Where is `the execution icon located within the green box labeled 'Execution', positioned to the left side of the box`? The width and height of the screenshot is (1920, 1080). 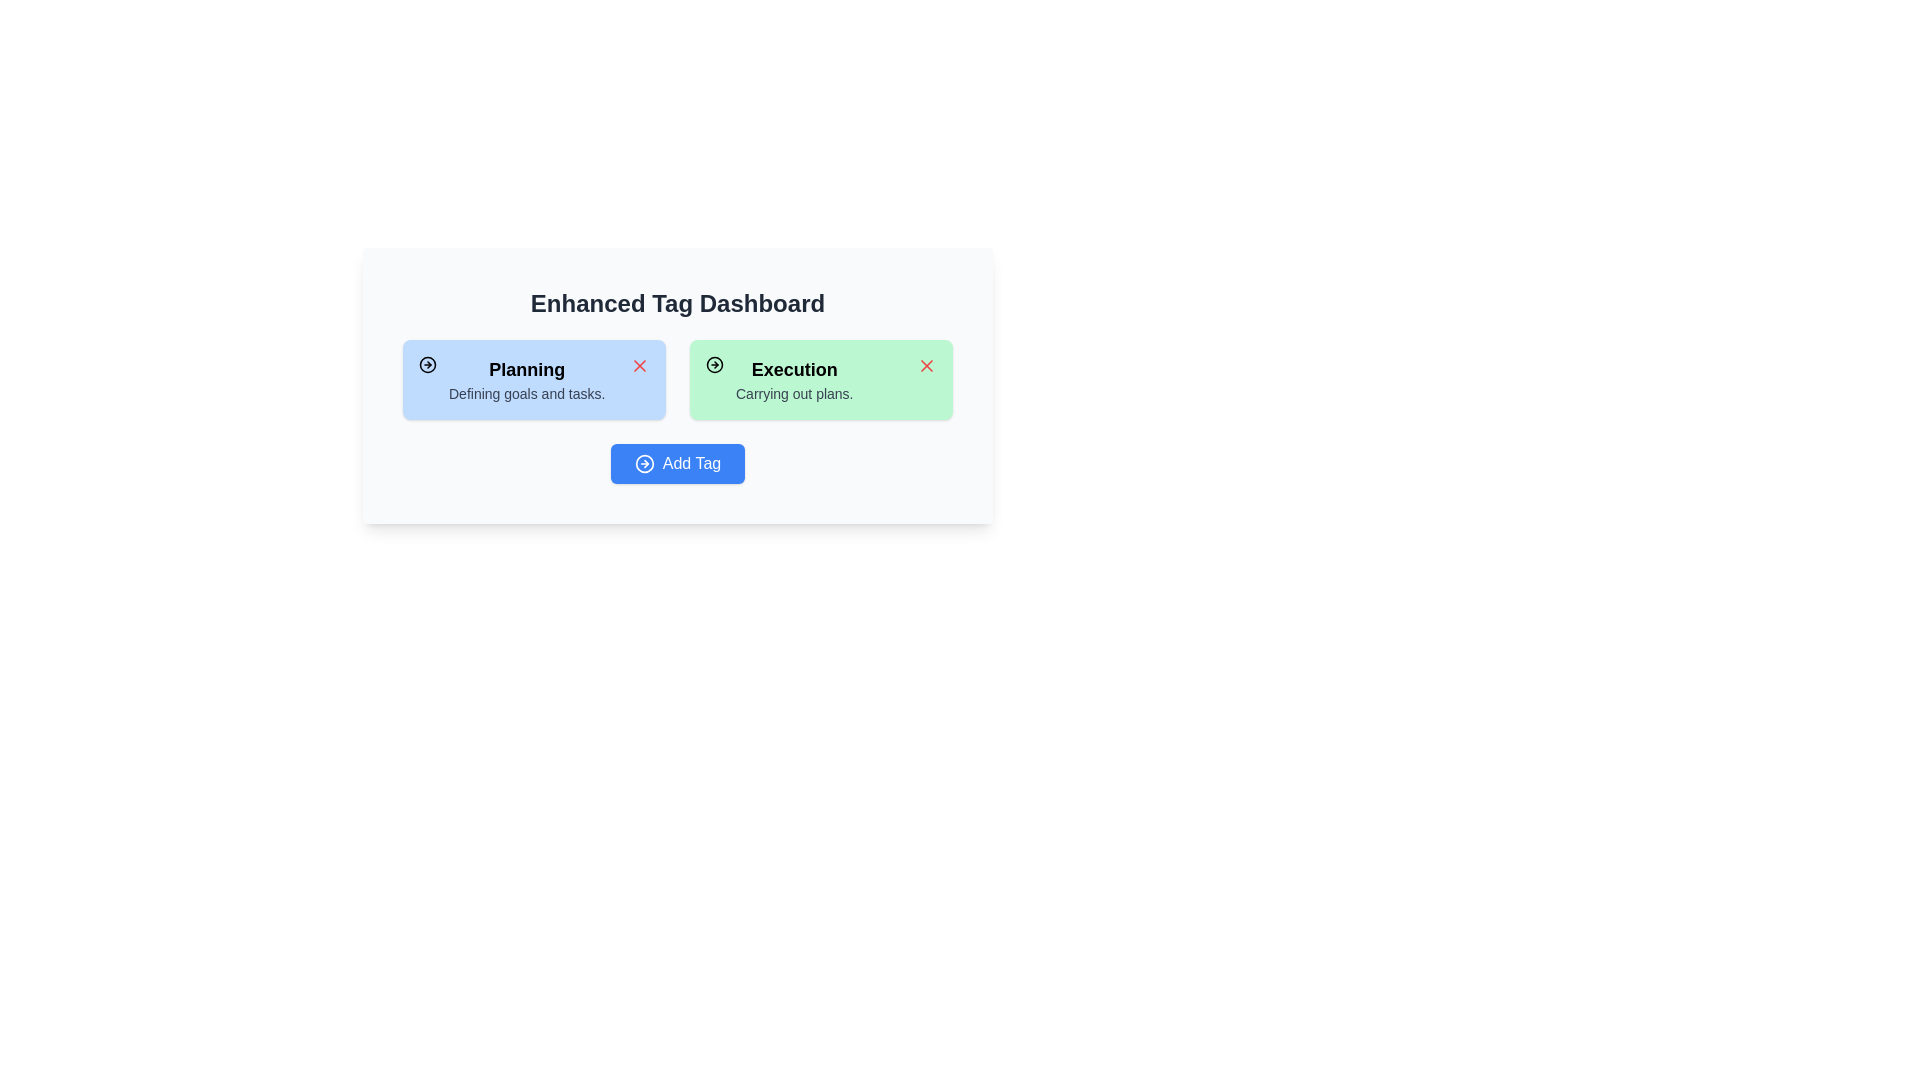 the execution icon located within the green box labeled 'Execution', positioned to the left side of the box is located at coordinates (715, 365).